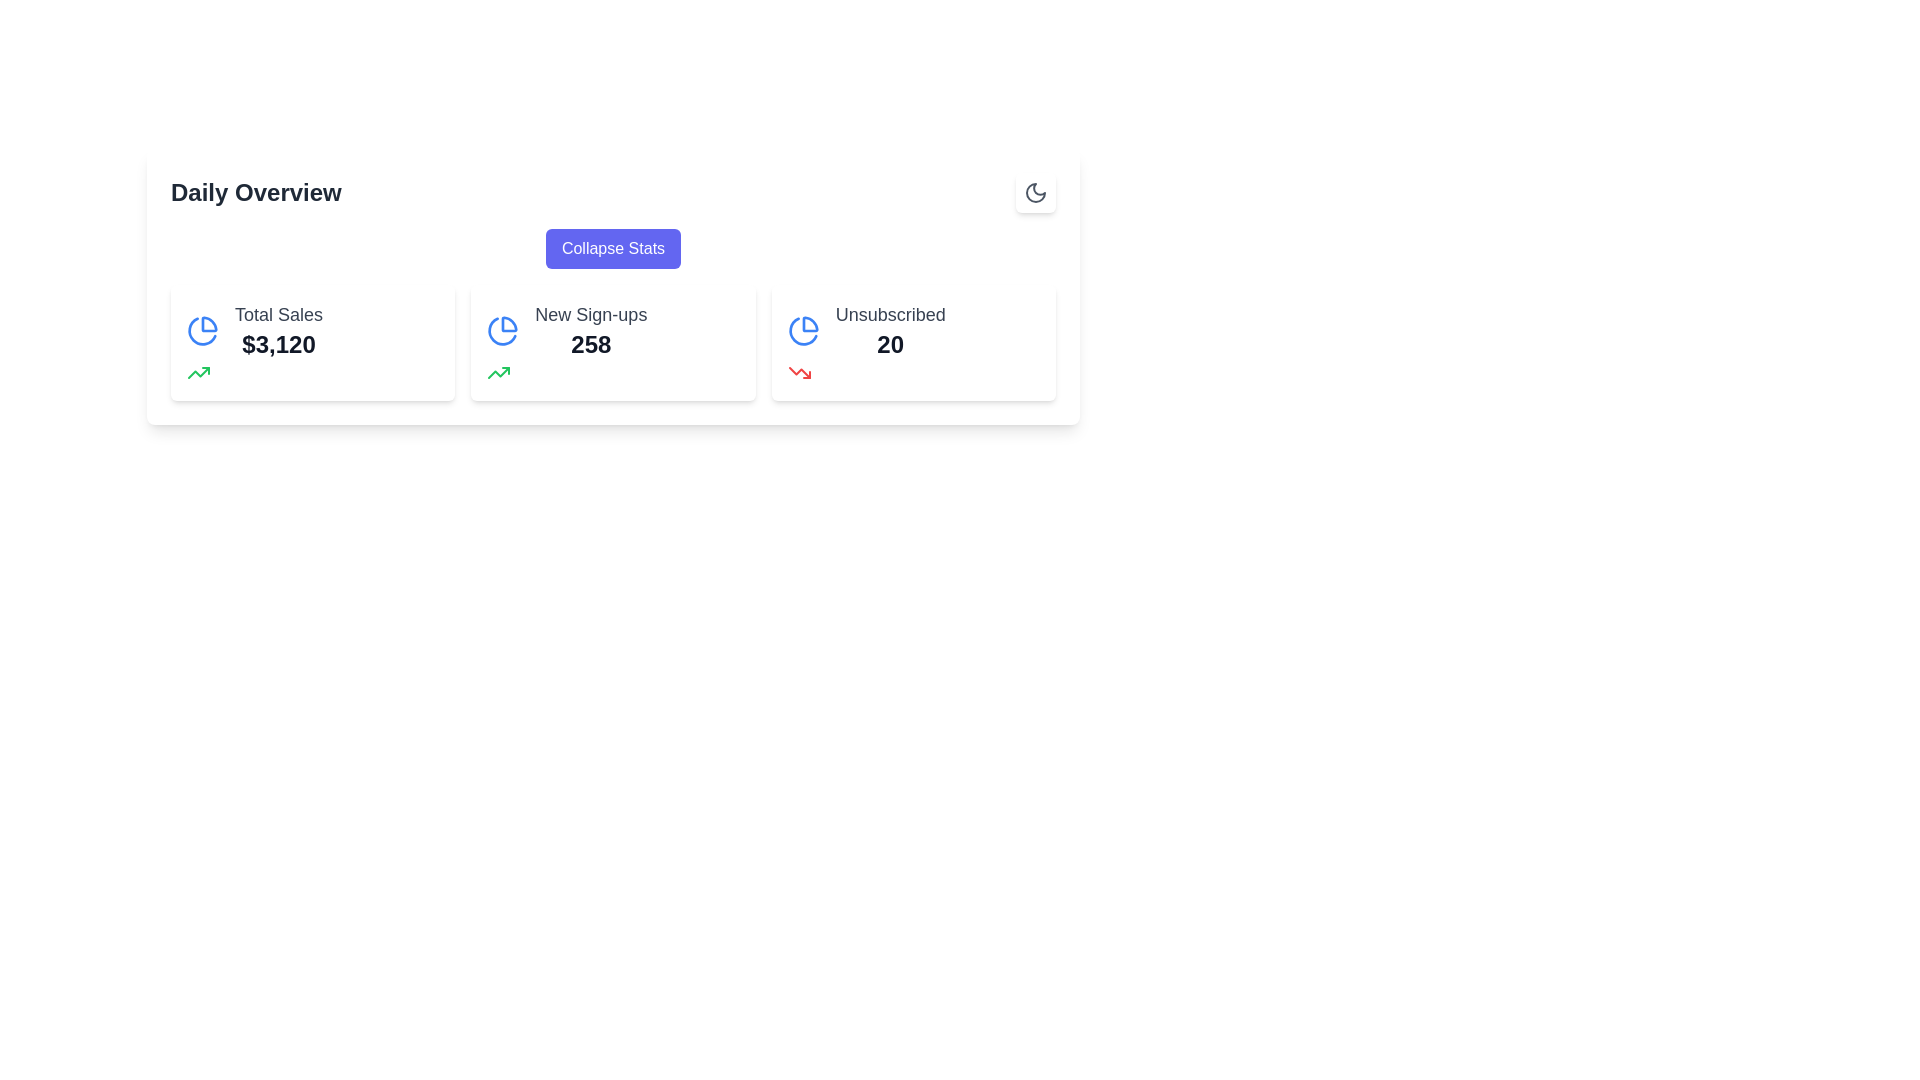 The height and width of the screenshot is (1080, 1920). Describe the element at coordinates (502, 330) in the screenshot. I see `the slice of the pie chart representing the 'New Sign-ups' statistic located in the second card of the statistics section` at that location.